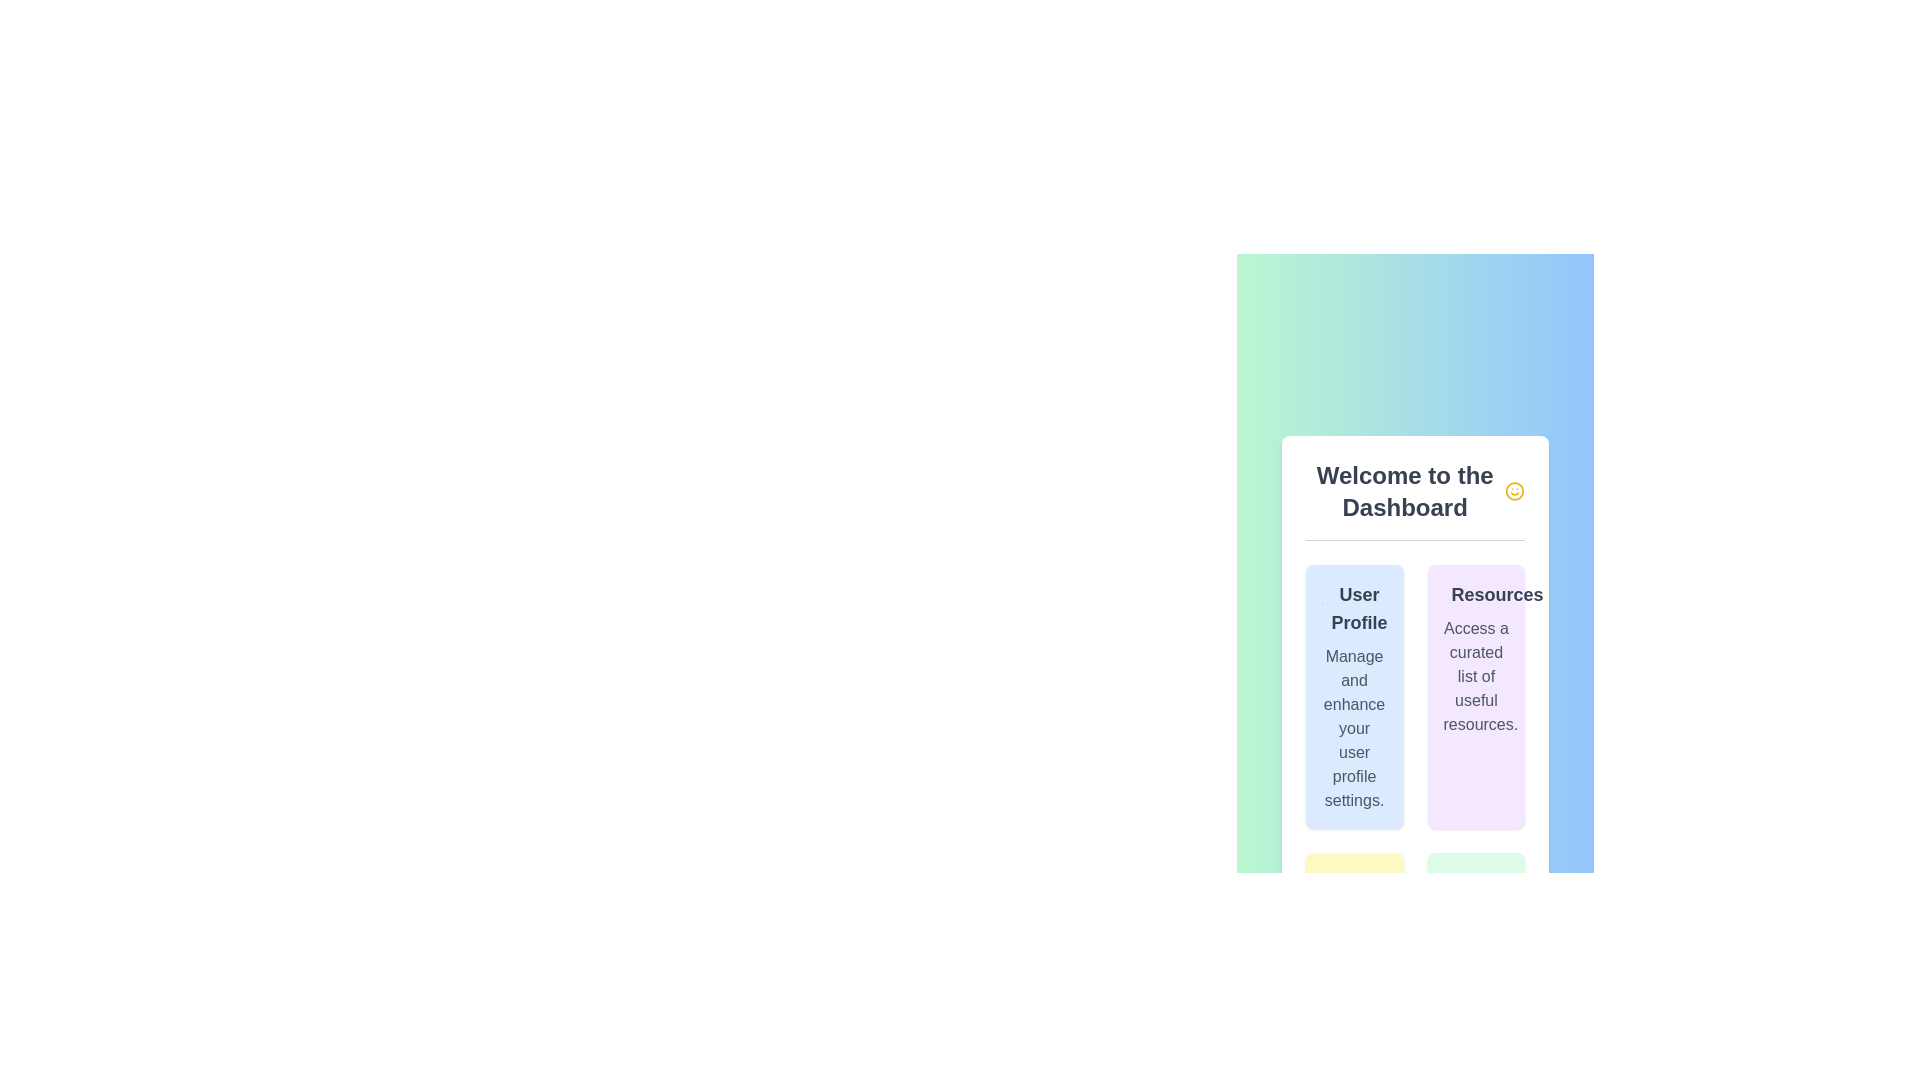 This screenshot has width=1920, height=1080. Describe the element at coordinates (1354, 728) in the screenshot. I see `the descriptive text block that provides information about the 'User Profile' section, located directly below the 'User Profile' heading` at that location.